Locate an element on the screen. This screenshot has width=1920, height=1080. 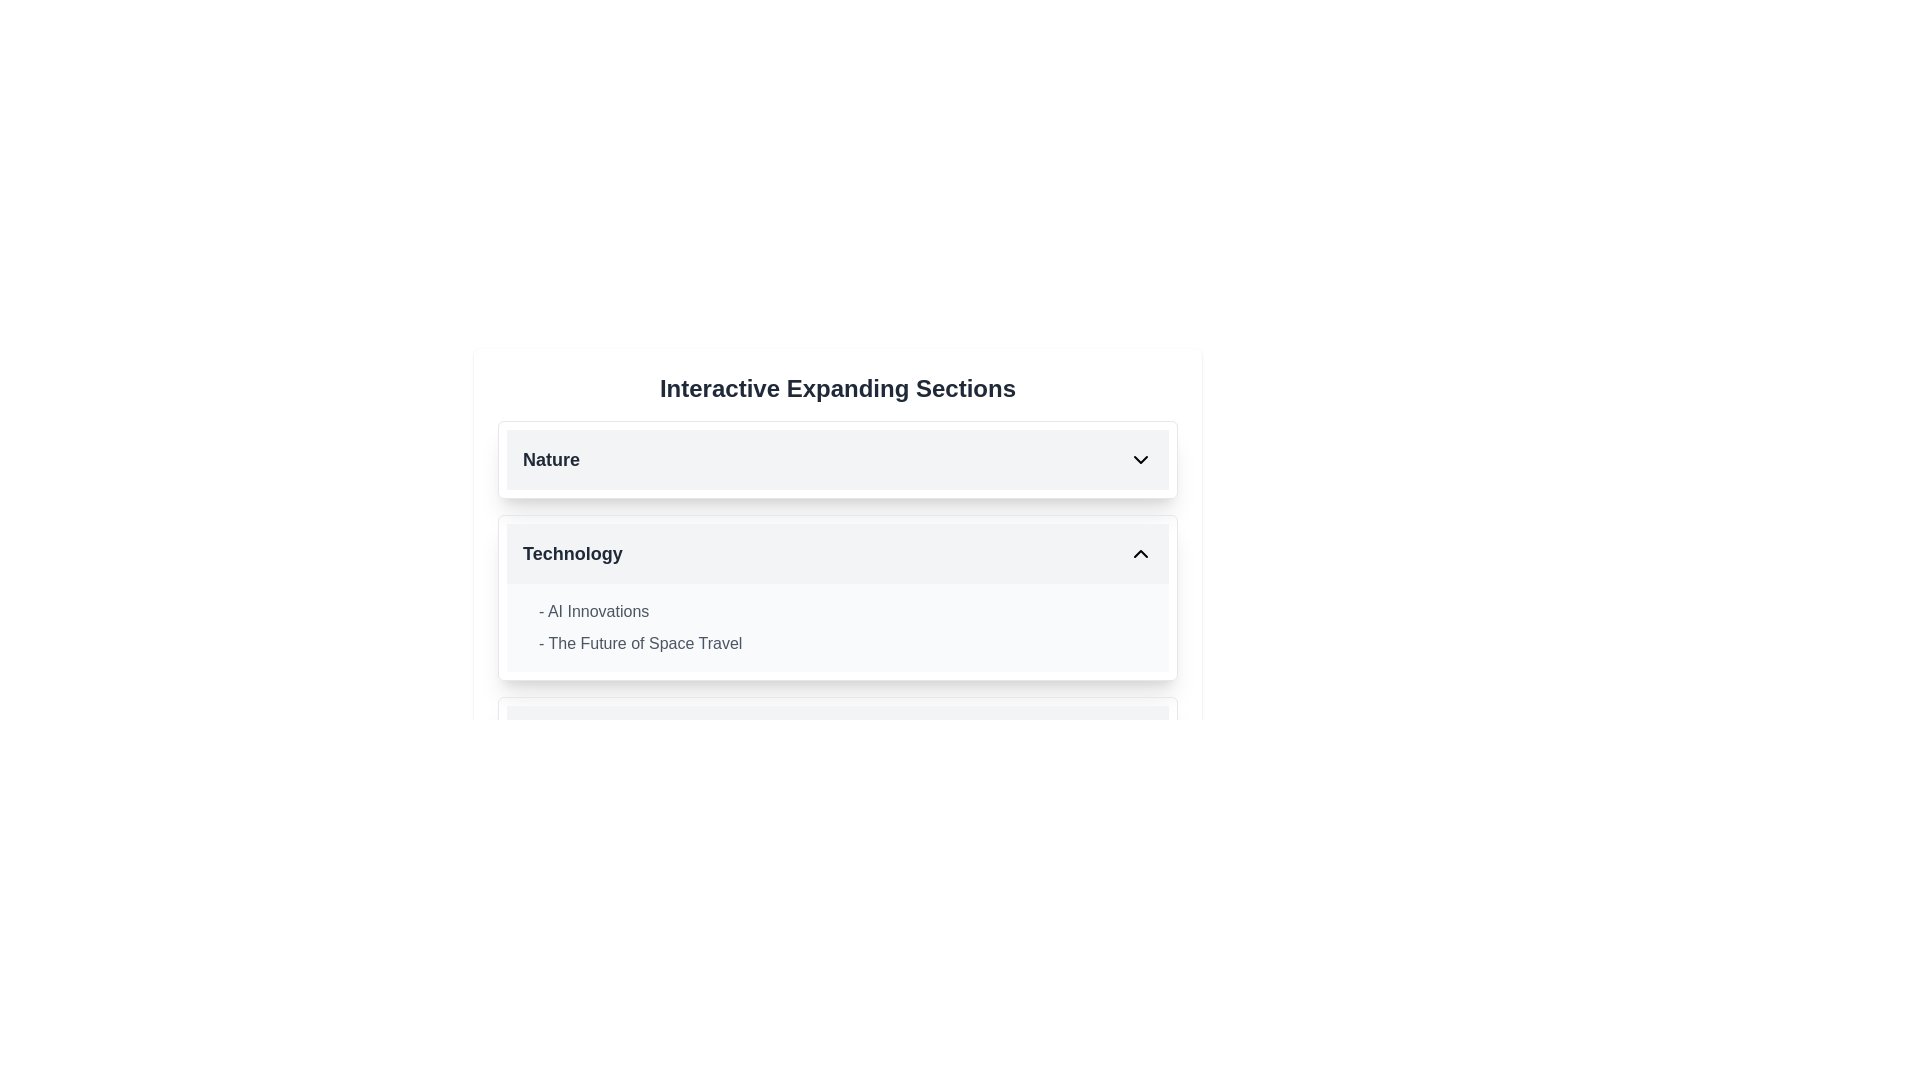
the Text Block that labels content related to 'AI Innovations' and 'The Future of Space Travel', located in the 'Technology' section, directly below its heading is located at coordinates (838, 627).